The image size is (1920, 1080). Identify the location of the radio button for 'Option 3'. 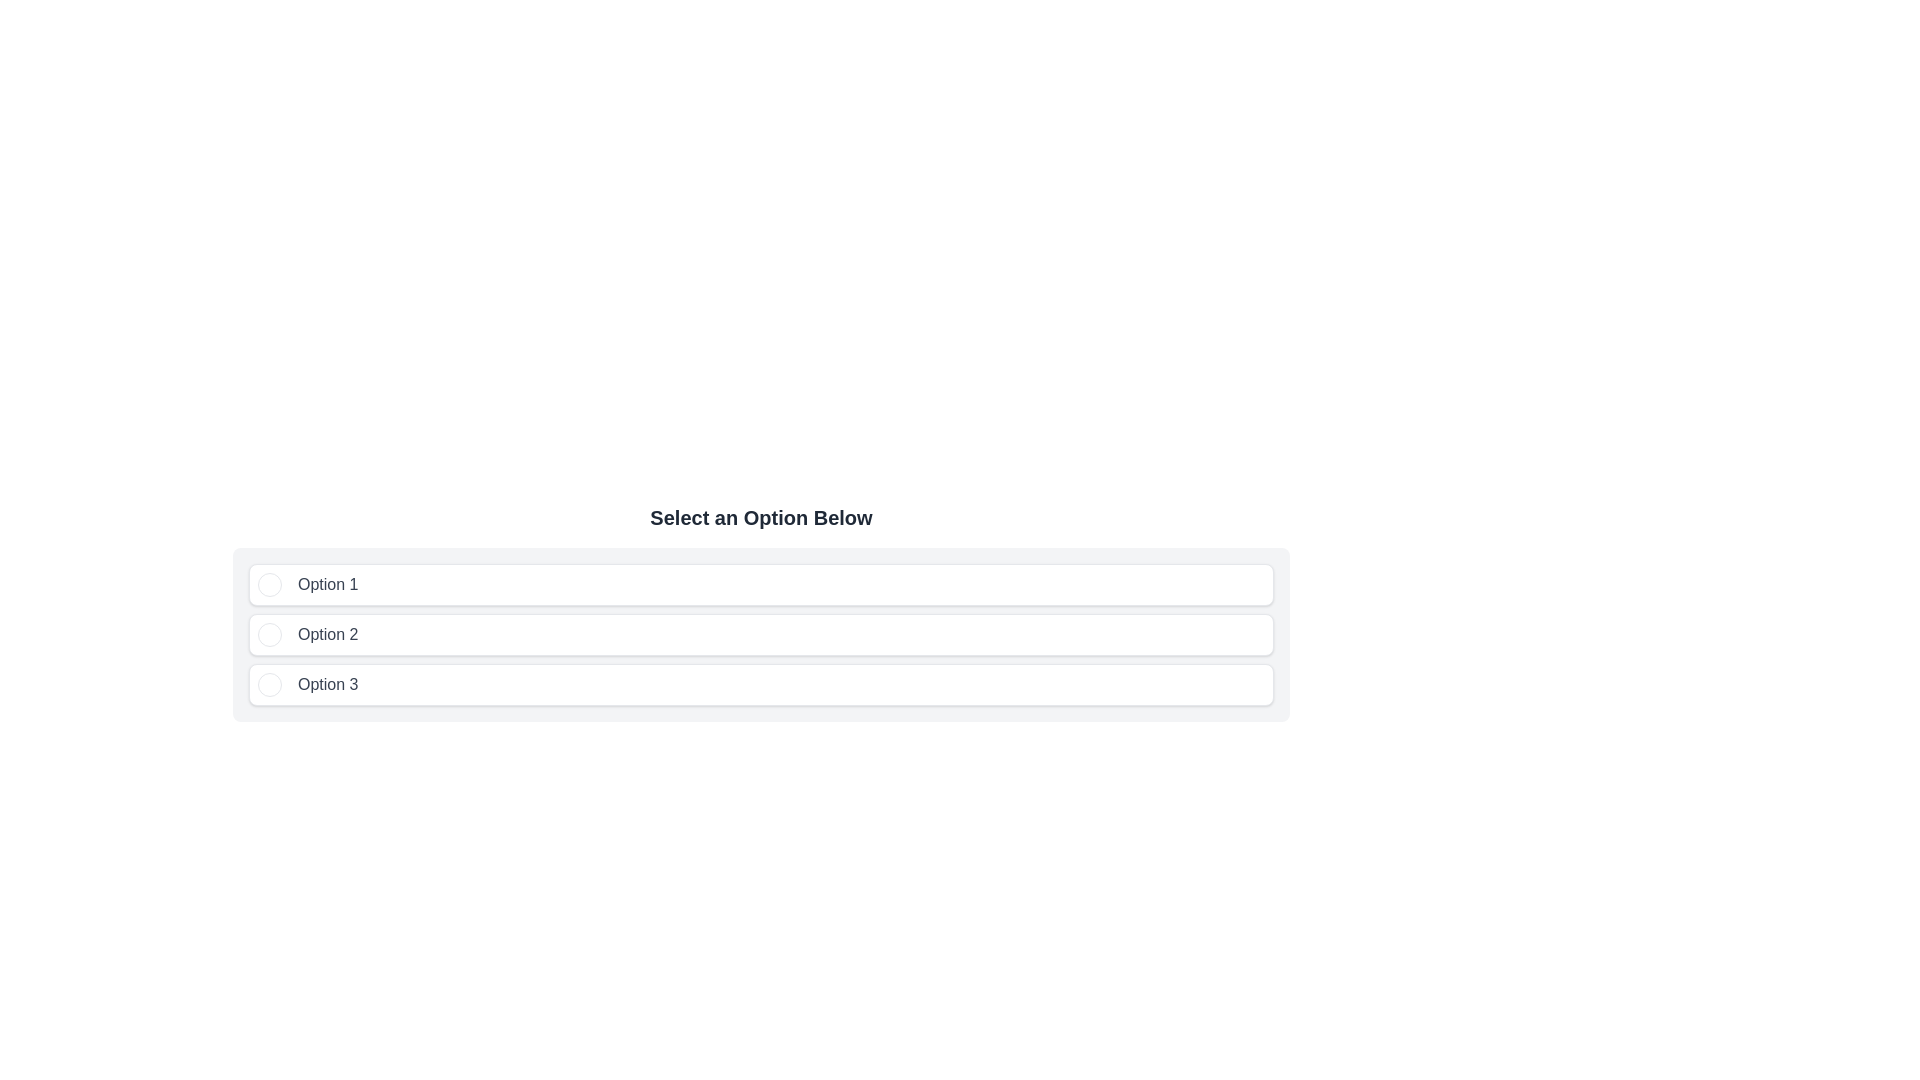
(268, 684).